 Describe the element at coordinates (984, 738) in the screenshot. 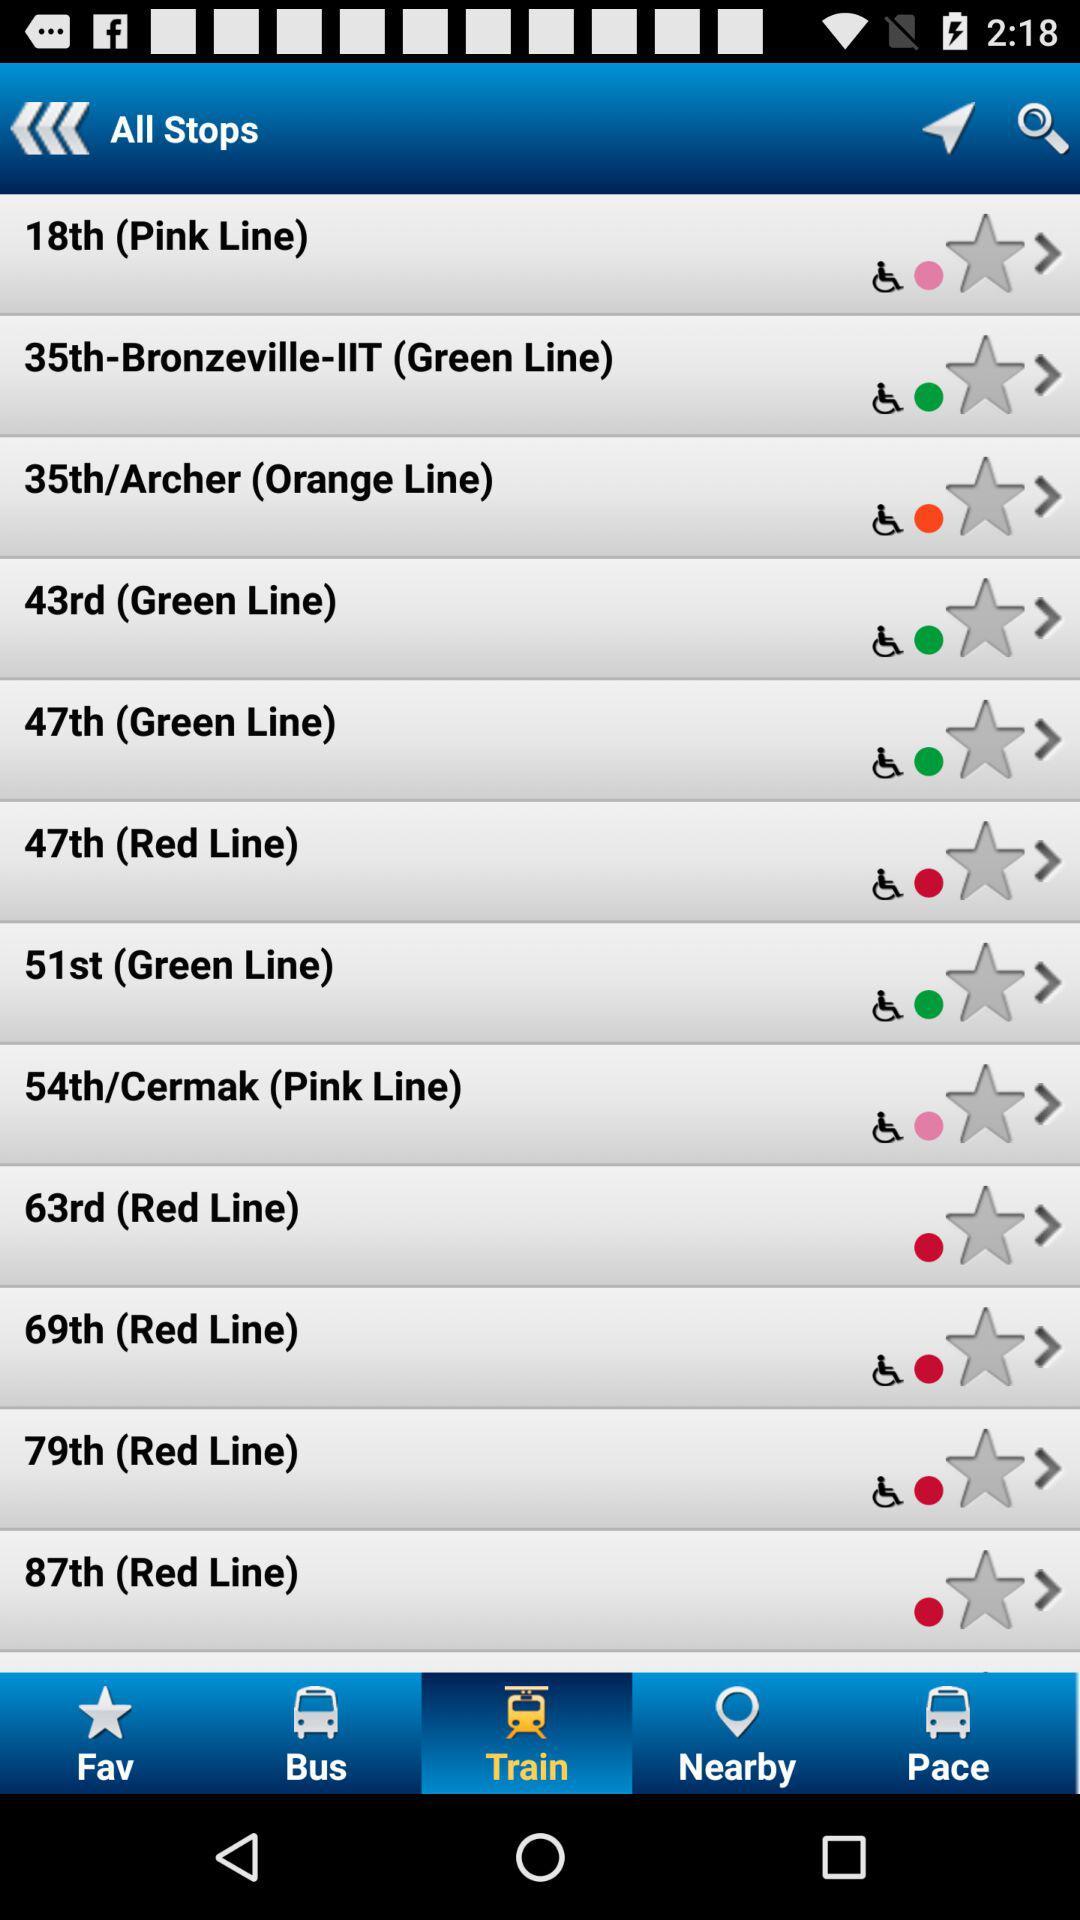

I see `mark as favorite` at that location.